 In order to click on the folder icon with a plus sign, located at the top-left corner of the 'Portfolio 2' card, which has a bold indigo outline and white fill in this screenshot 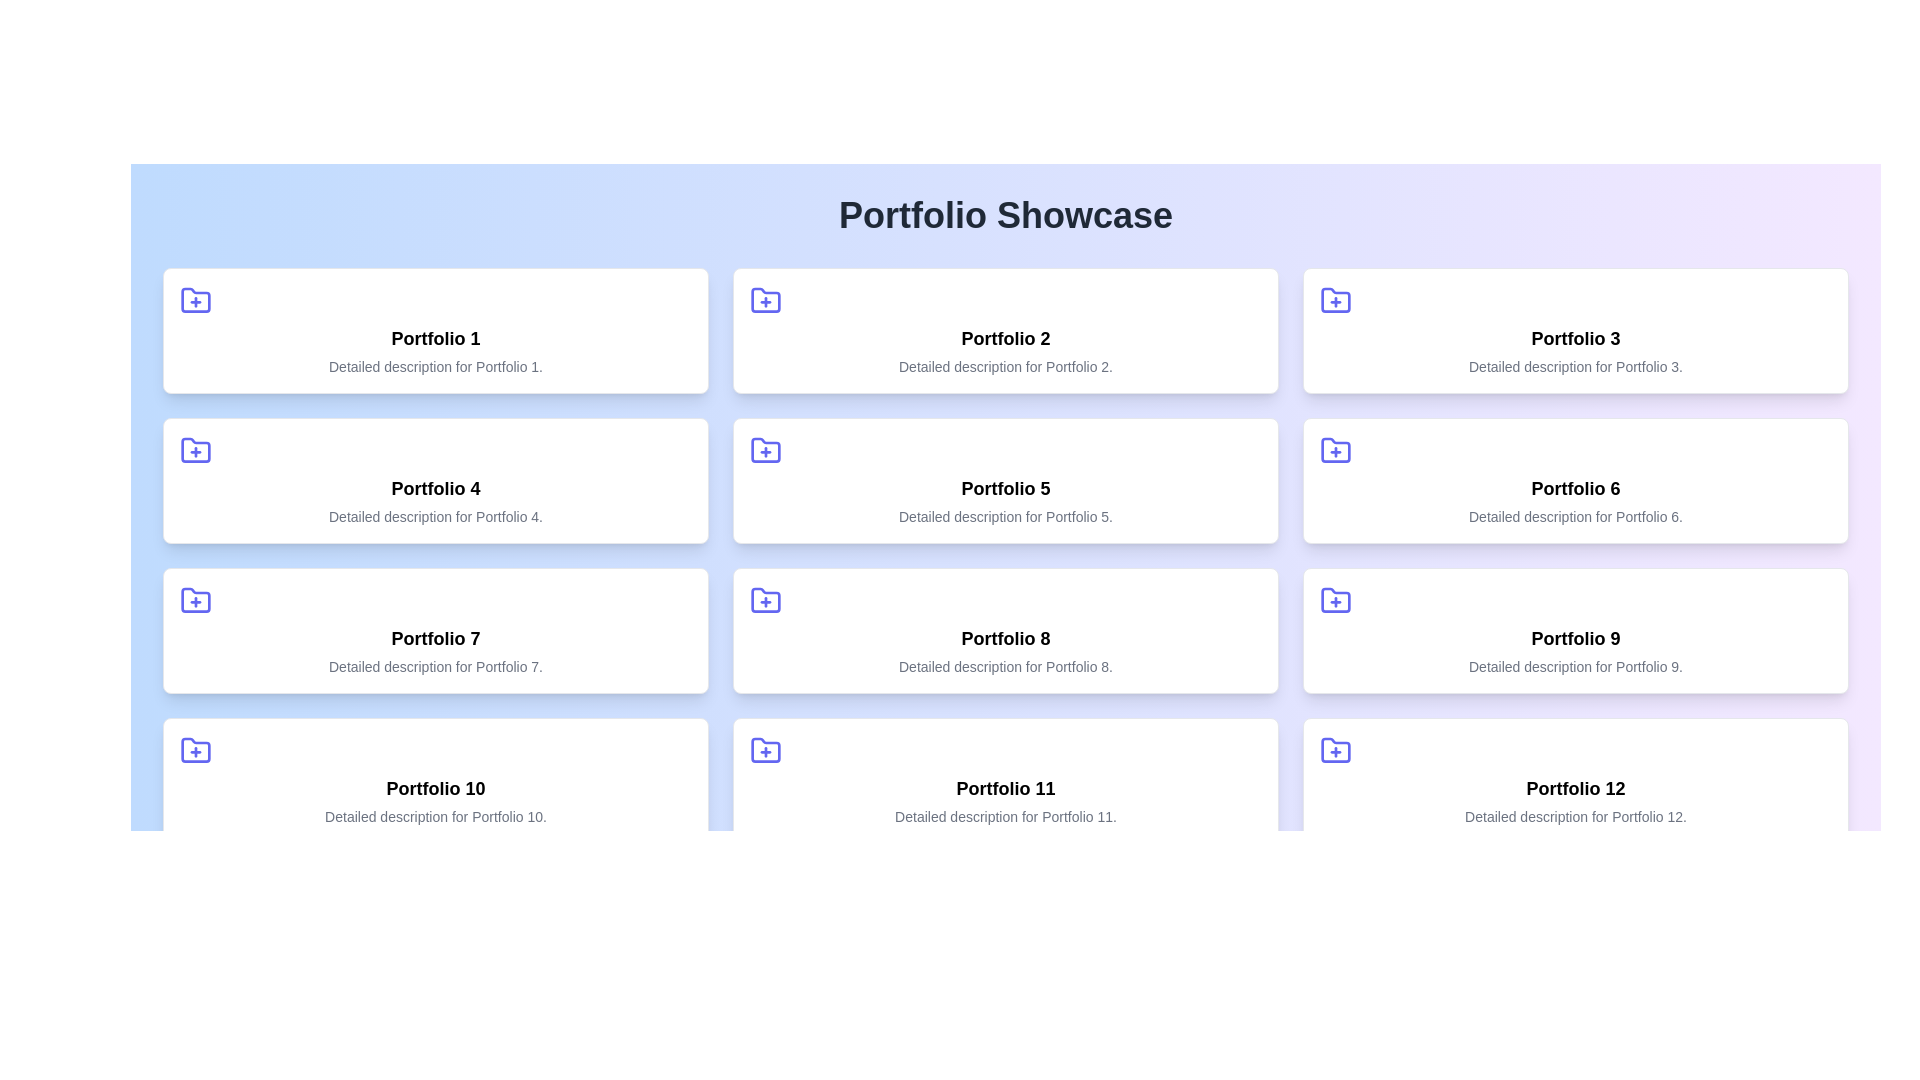, I will do `click(765, 300)`.